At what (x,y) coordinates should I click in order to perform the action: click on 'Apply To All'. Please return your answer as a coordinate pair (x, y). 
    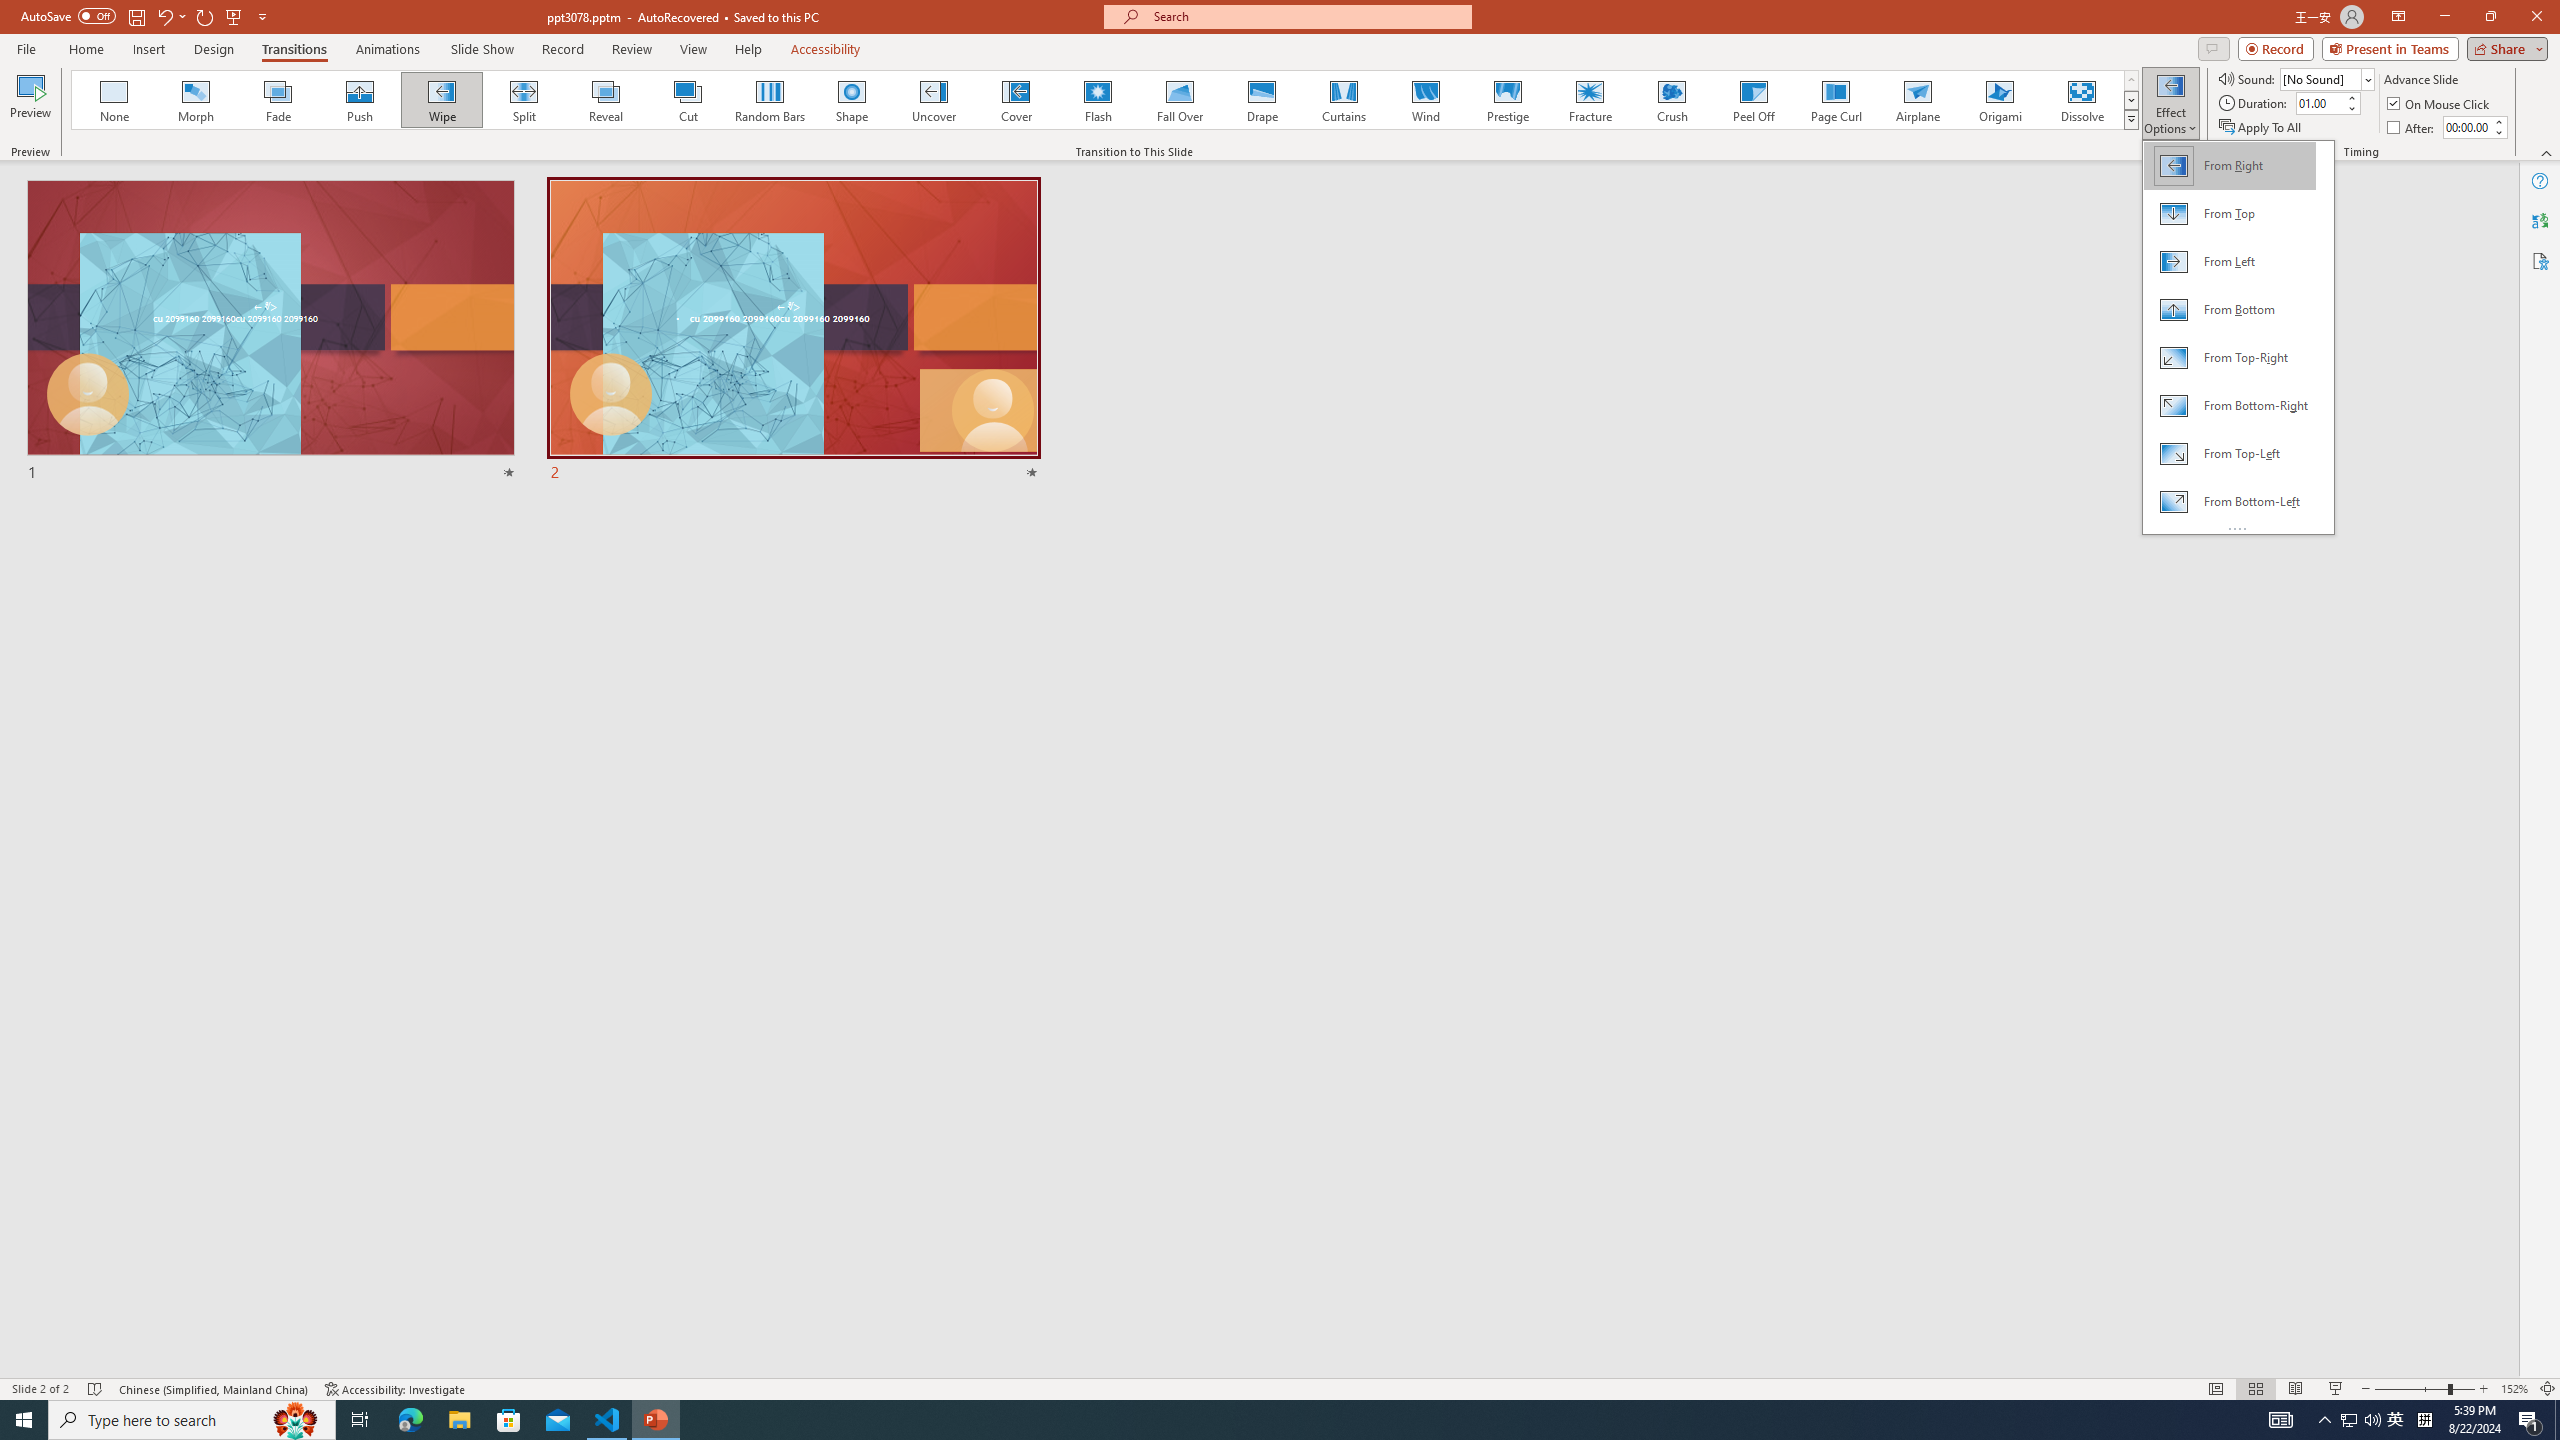
    Looking at the image, I should click on (2262, 127).